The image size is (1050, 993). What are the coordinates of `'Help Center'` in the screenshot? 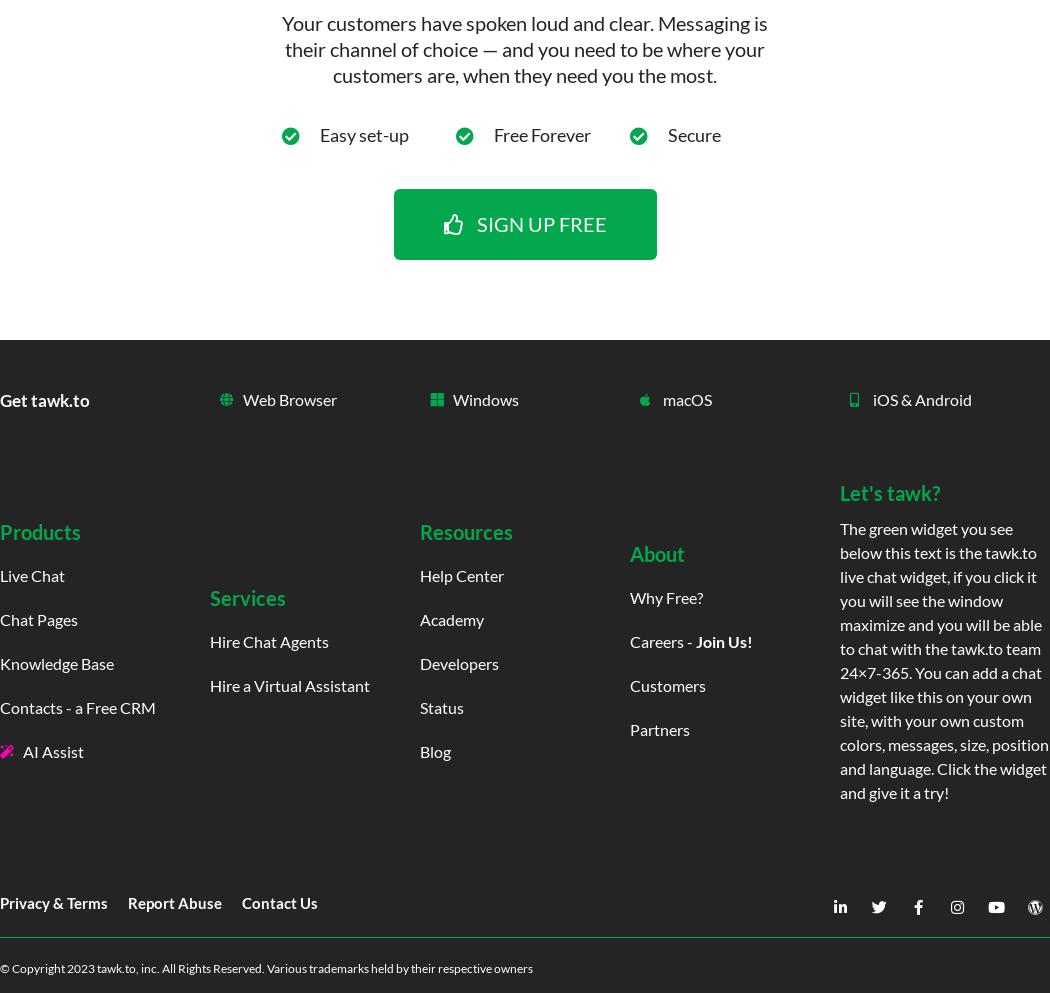 It's located at (462, 574).